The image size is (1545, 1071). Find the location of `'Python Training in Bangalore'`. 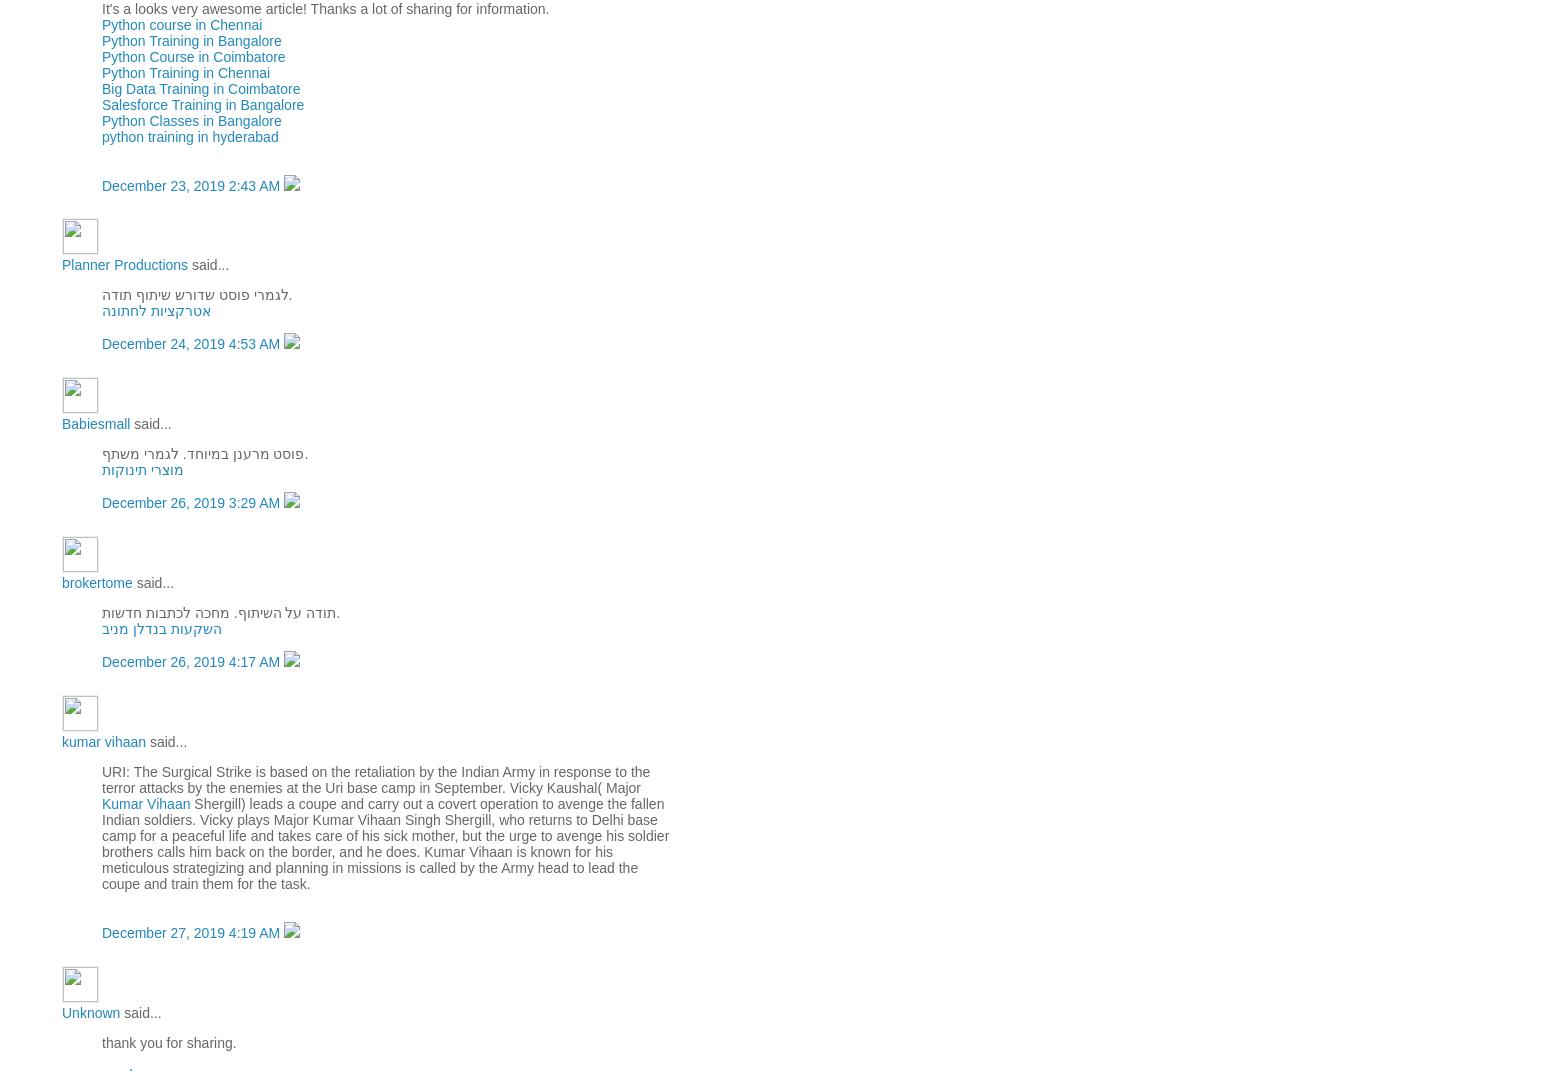

'Python Training in Bangalore' is located at coordinates (100, 38).